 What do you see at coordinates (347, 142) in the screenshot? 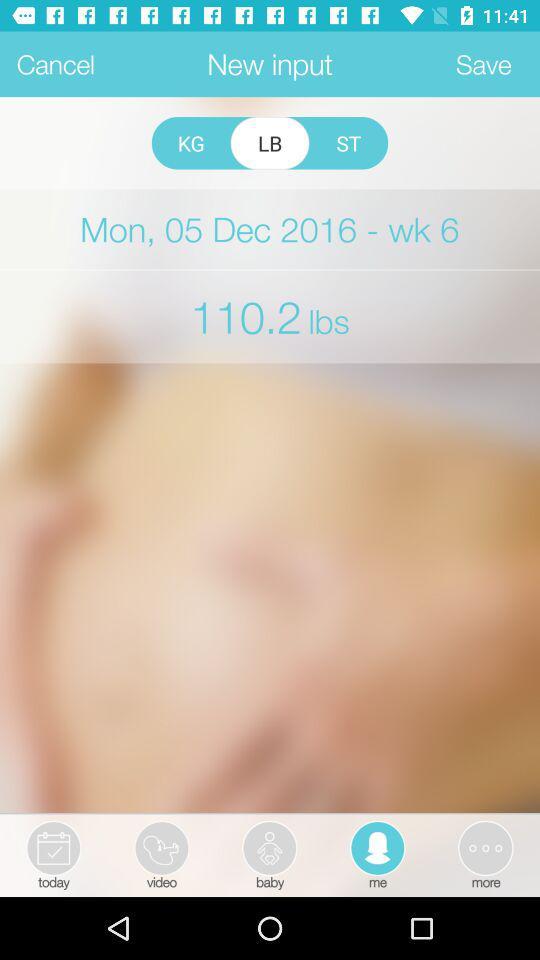
I see `app below new input icon` at bounding box center [347, 142].